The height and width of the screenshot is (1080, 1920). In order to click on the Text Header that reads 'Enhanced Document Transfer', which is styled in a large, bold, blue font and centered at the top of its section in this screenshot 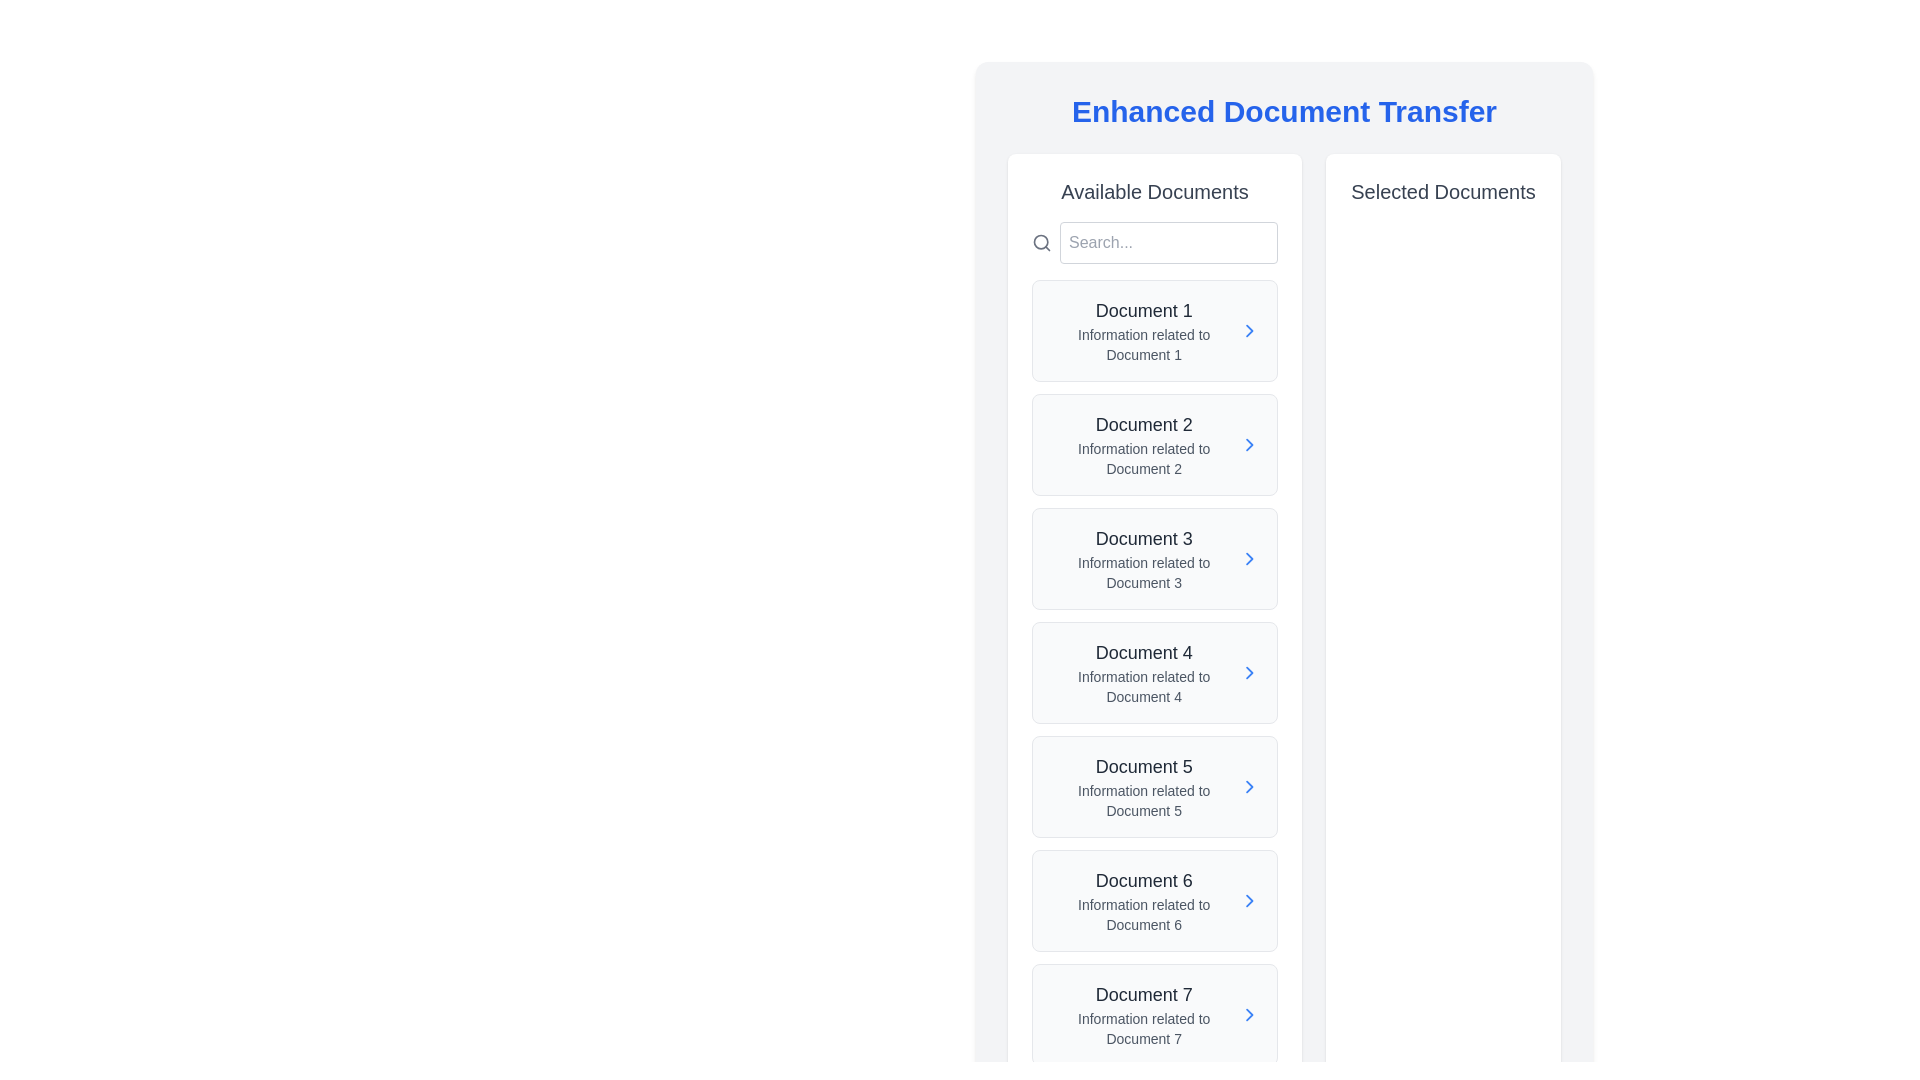, I will do `click(1284, 111)`.